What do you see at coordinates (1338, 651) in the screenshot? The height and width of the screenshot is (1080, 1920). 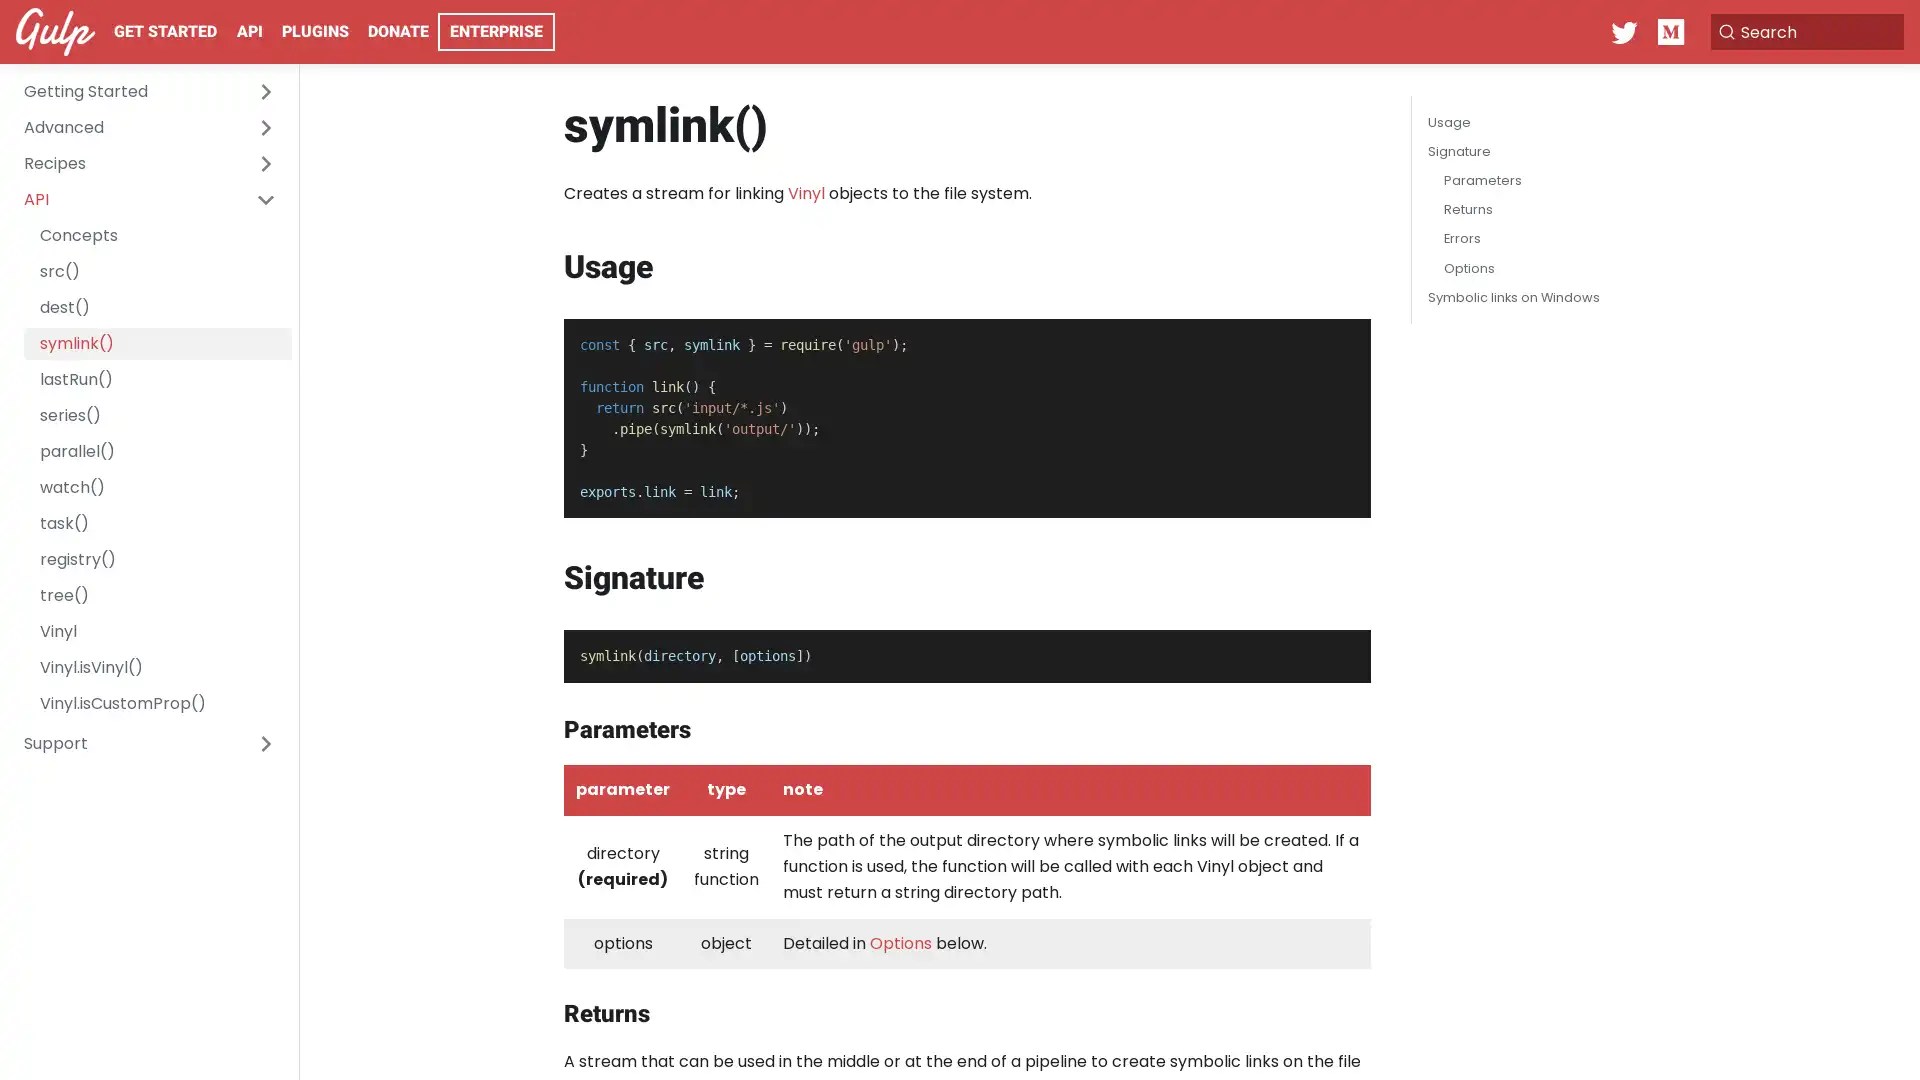 I see `Copy code to clipboard` at bounding box center [1338, 651].